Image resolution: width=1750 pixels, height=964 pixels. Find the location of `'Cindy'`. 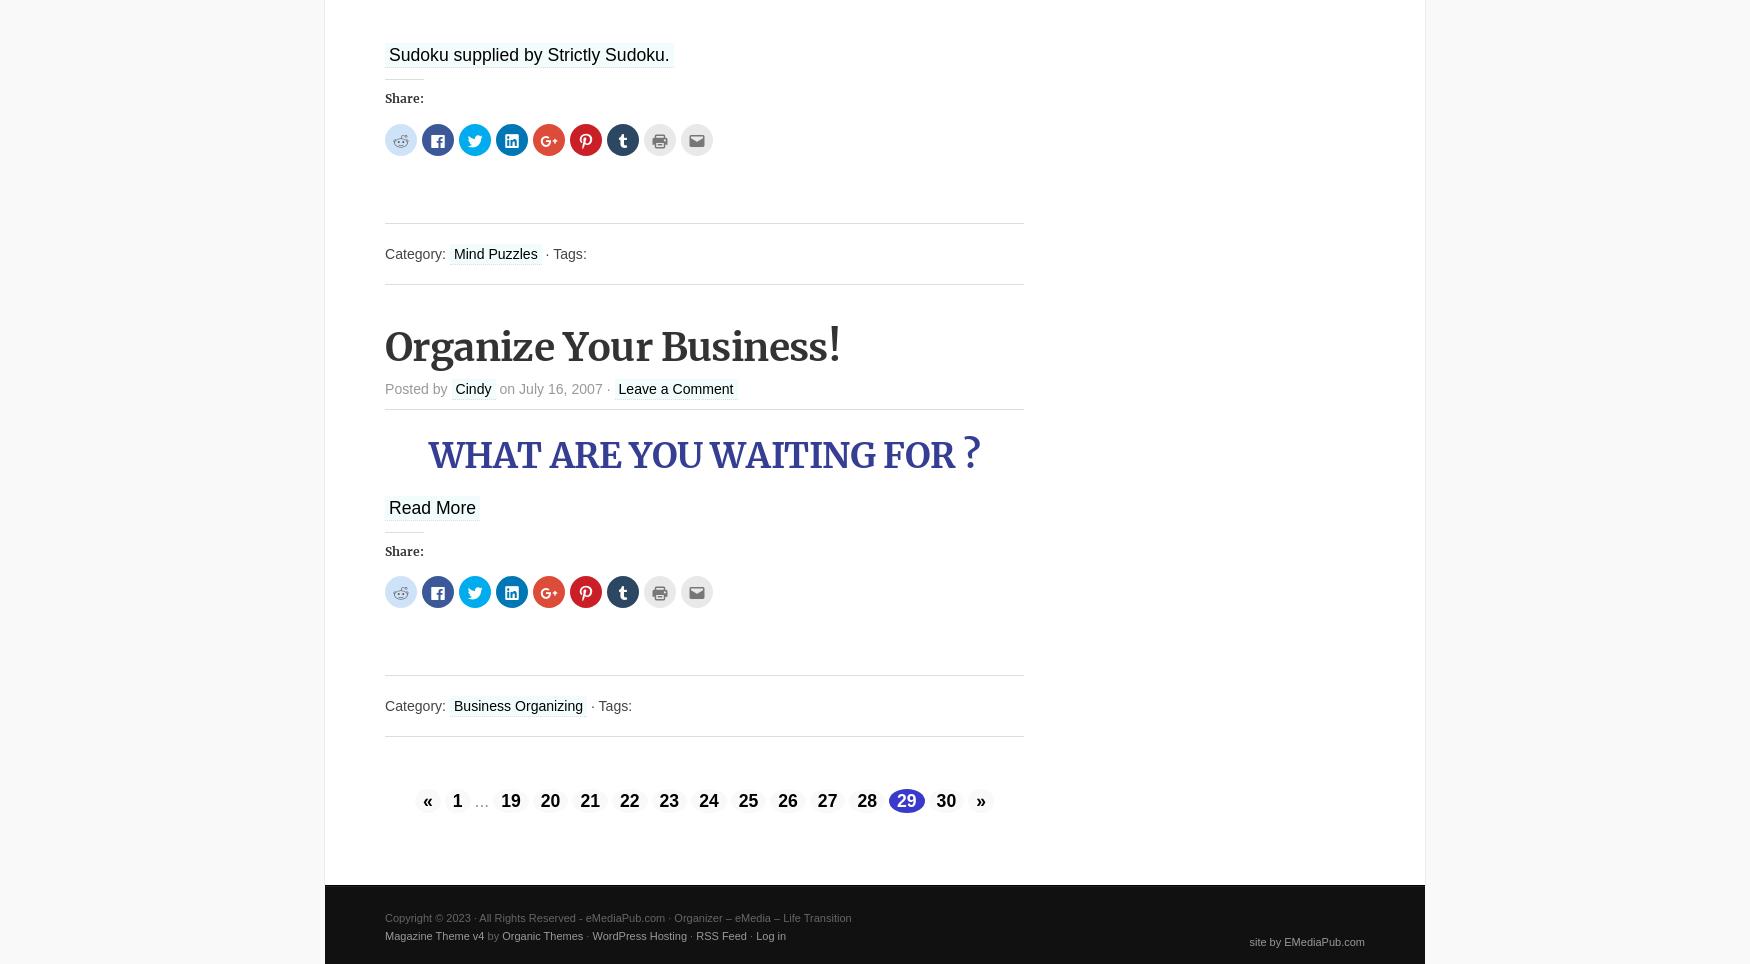

'Cindy' is located at coordinates (473, 388).